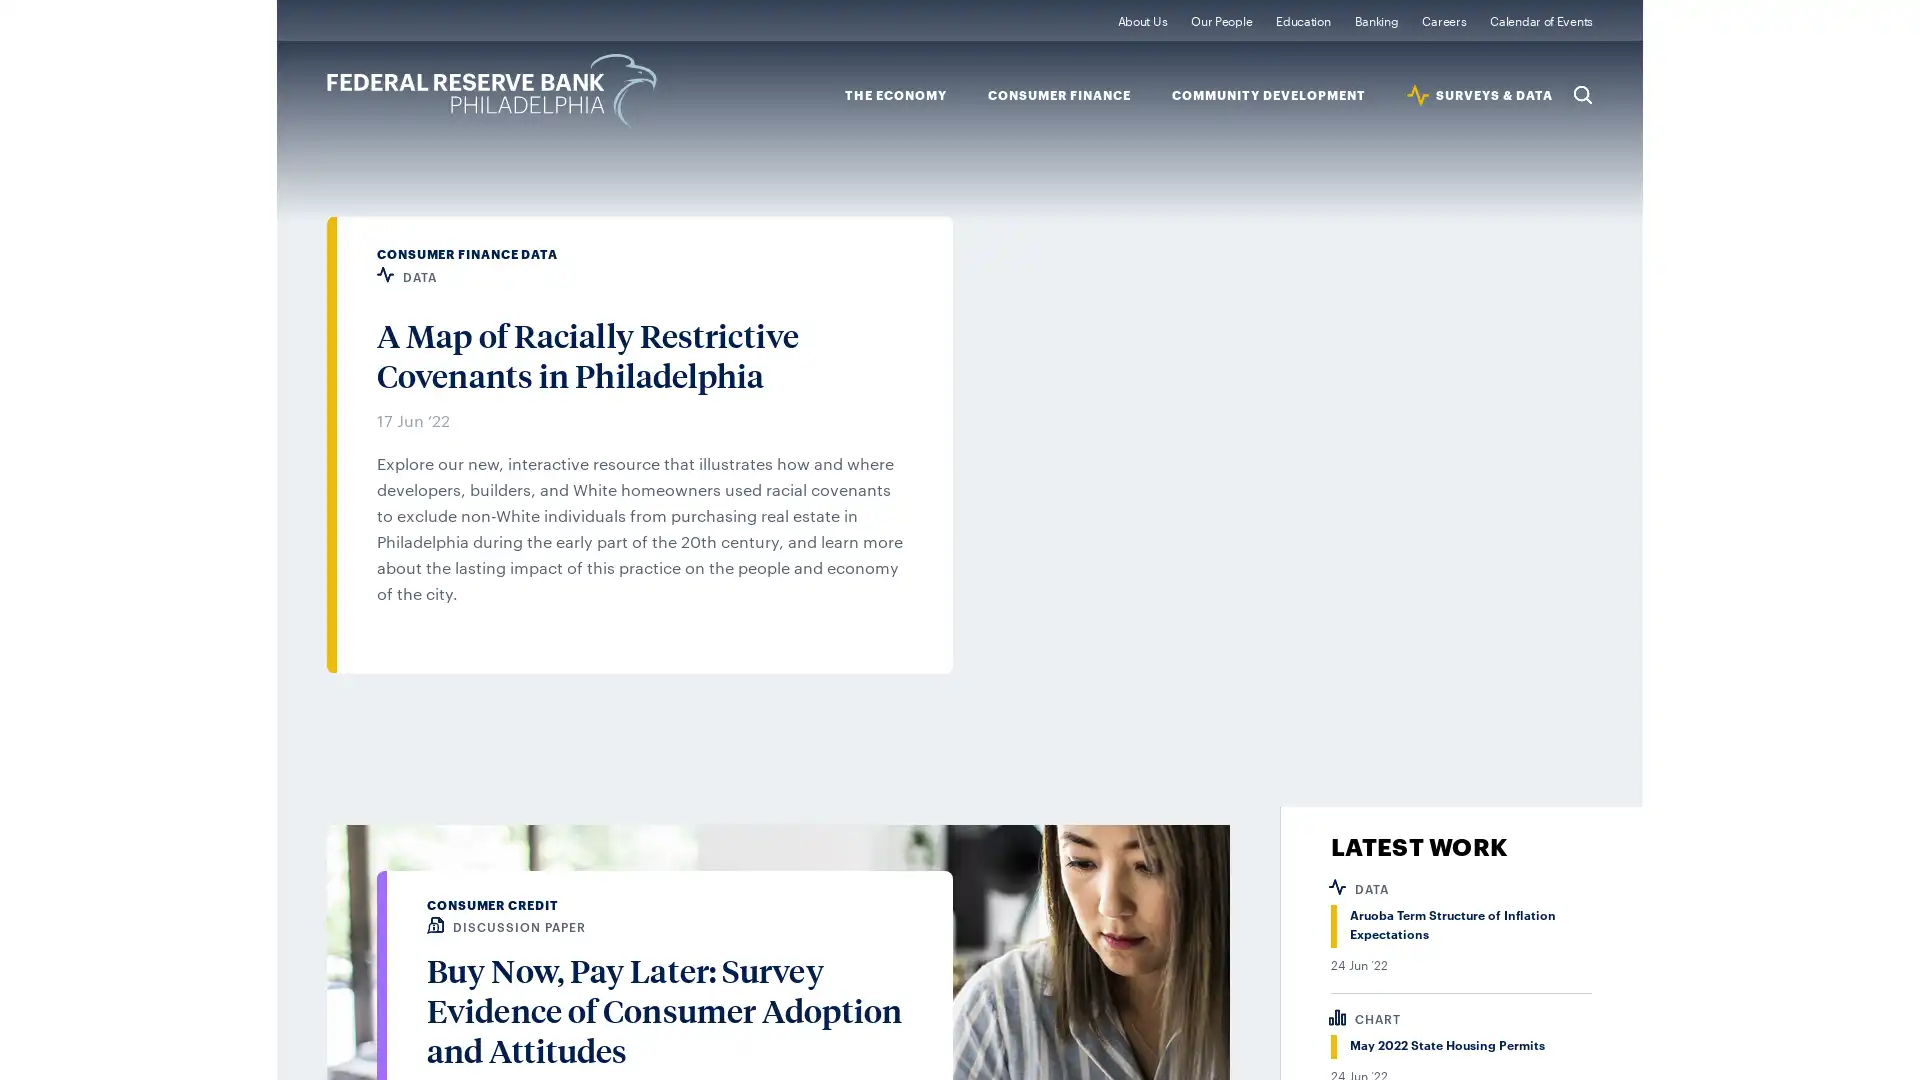  I want to click on Search, so click(1582, 93).